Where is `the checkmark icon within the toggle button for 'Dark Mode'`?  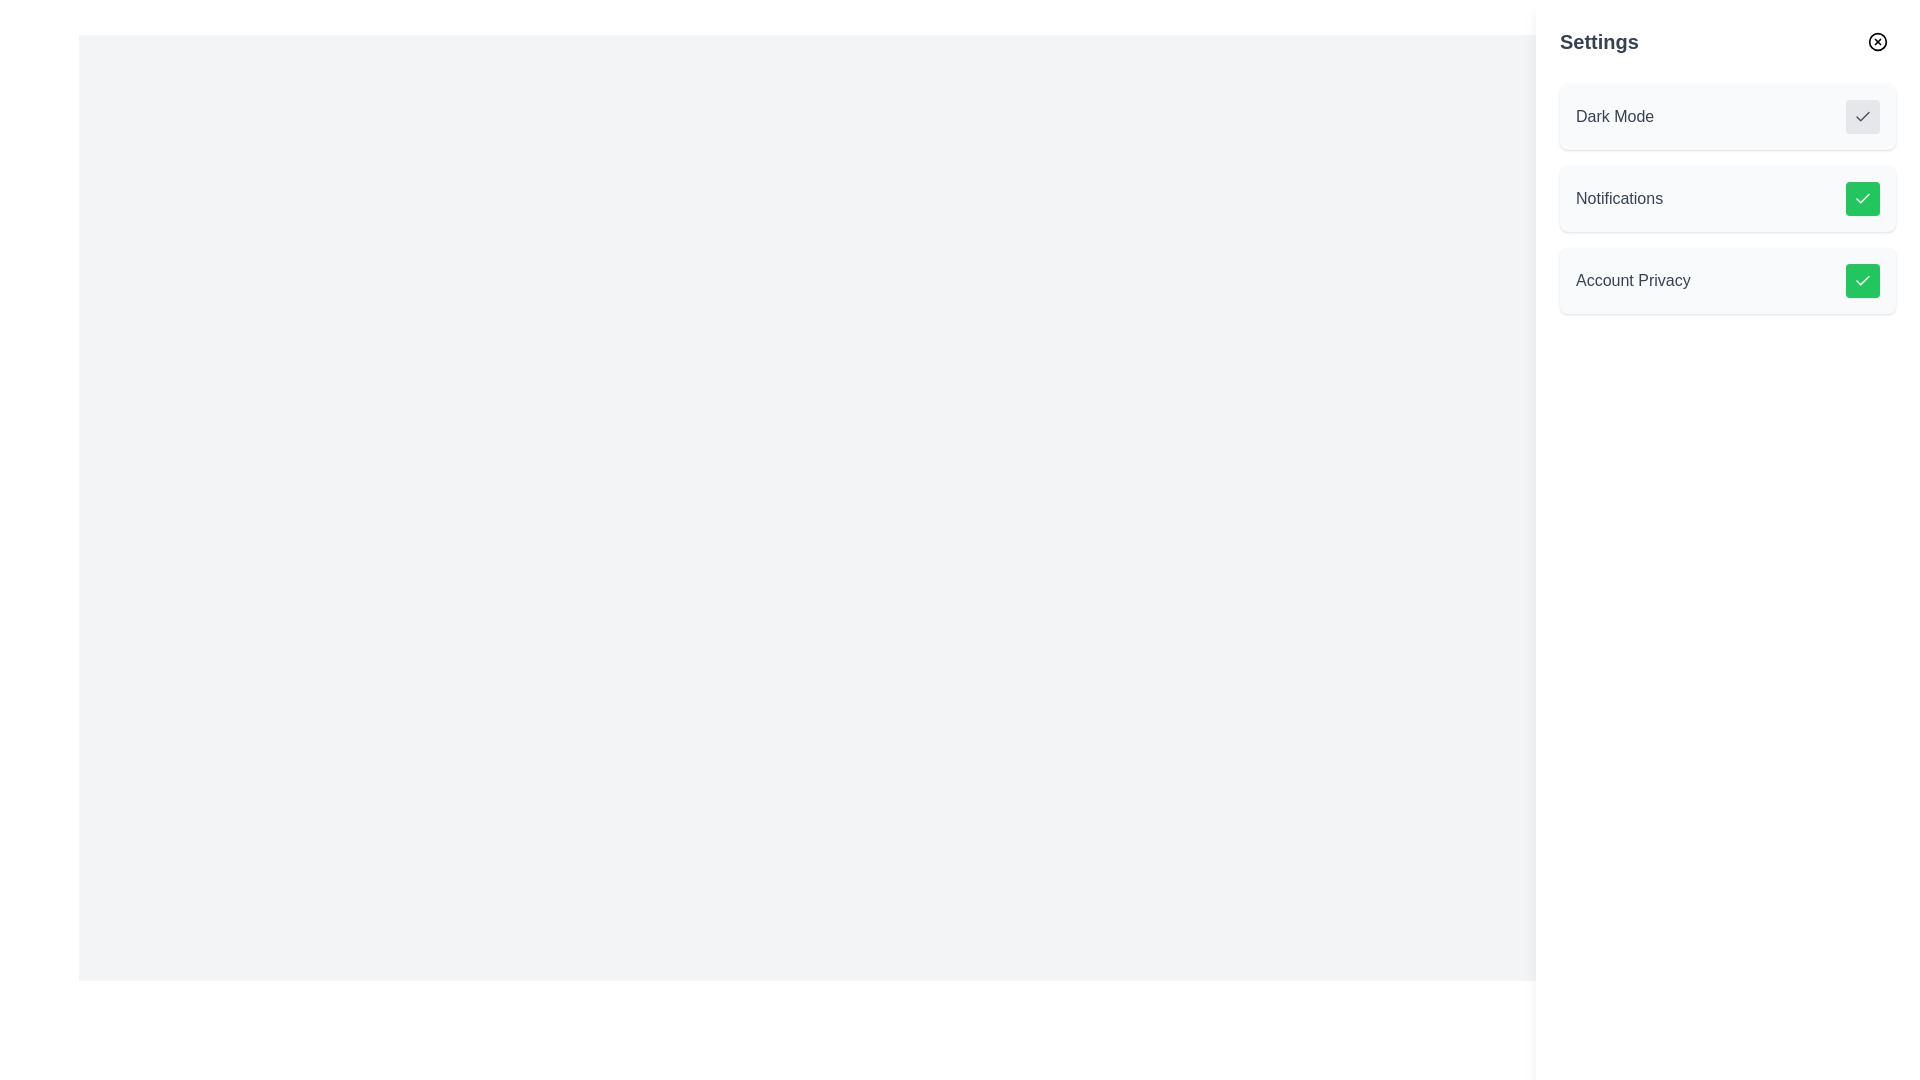
the checkmark icon within the toggle button for 'Dark Mode' is located at coordinates (1861, 116).